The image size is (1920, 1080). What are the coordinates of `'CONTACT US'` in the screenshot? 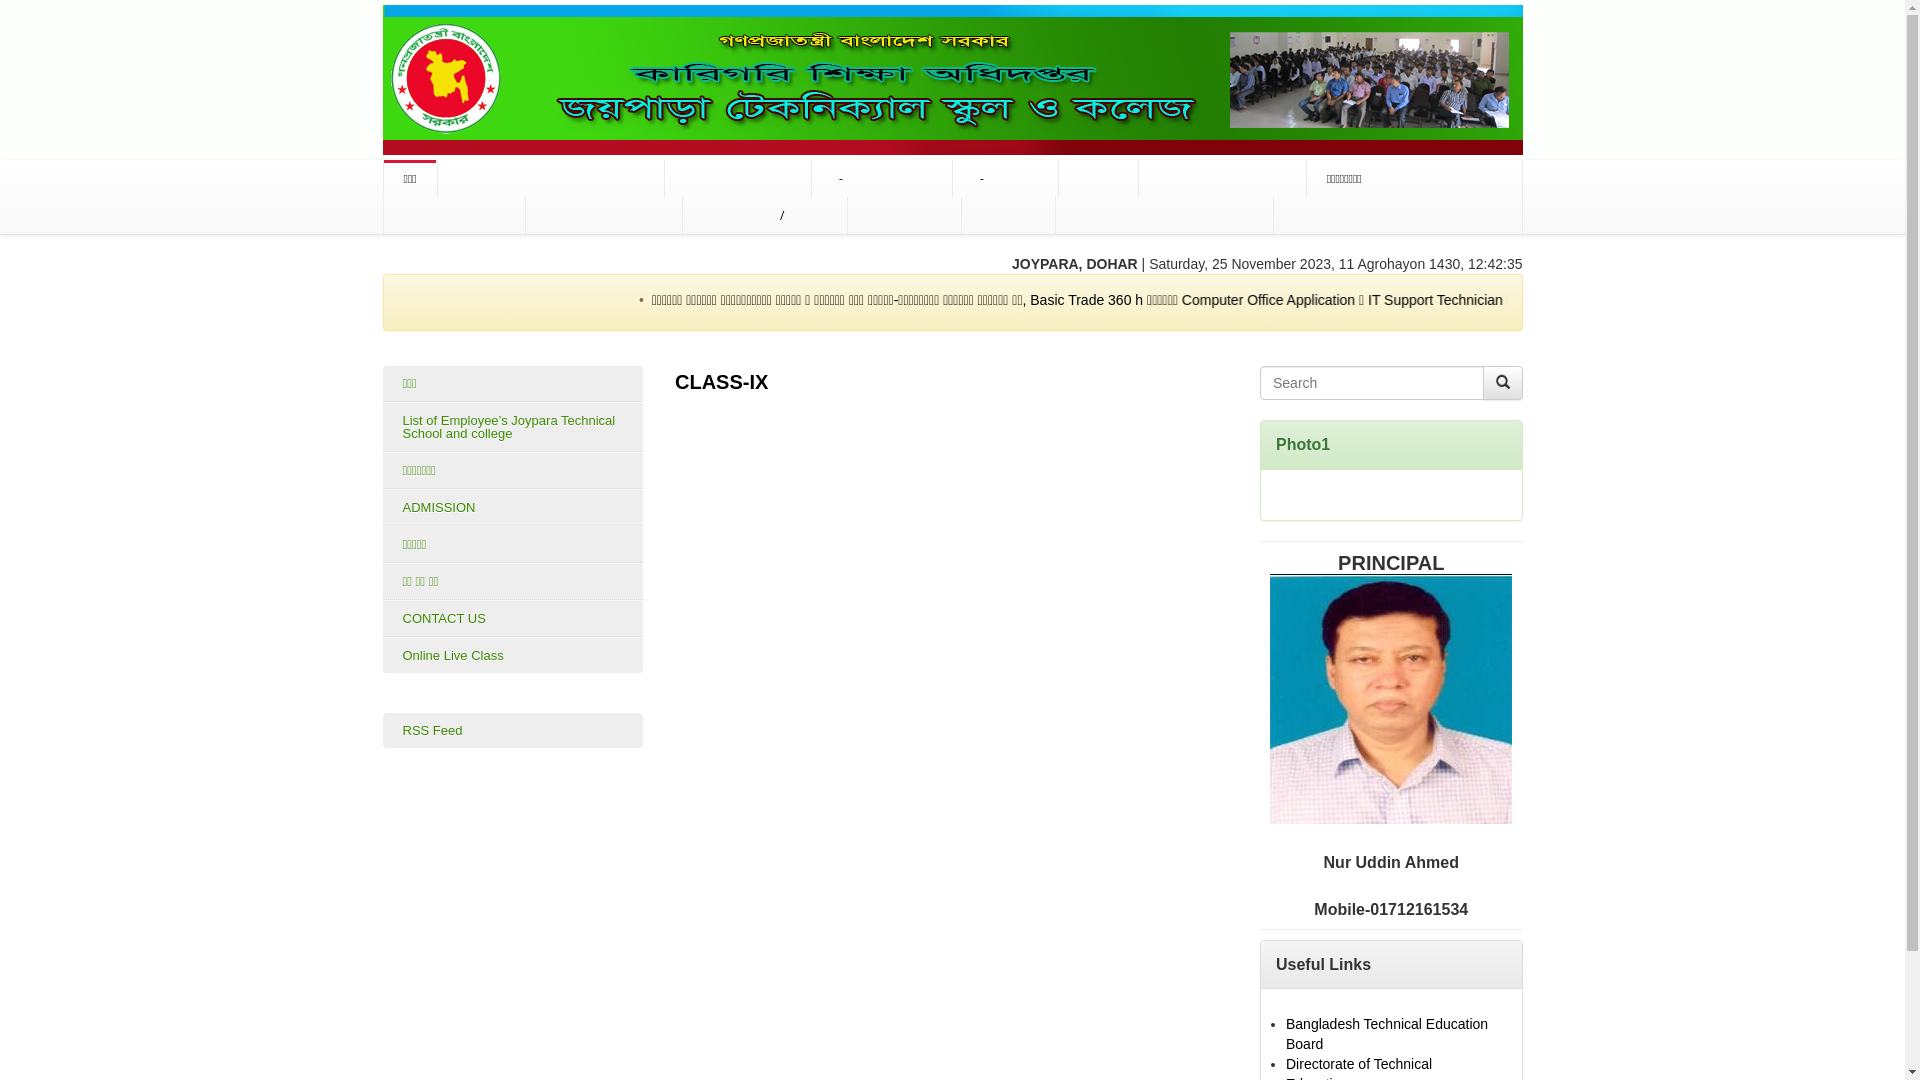 It's located at (512, 617).